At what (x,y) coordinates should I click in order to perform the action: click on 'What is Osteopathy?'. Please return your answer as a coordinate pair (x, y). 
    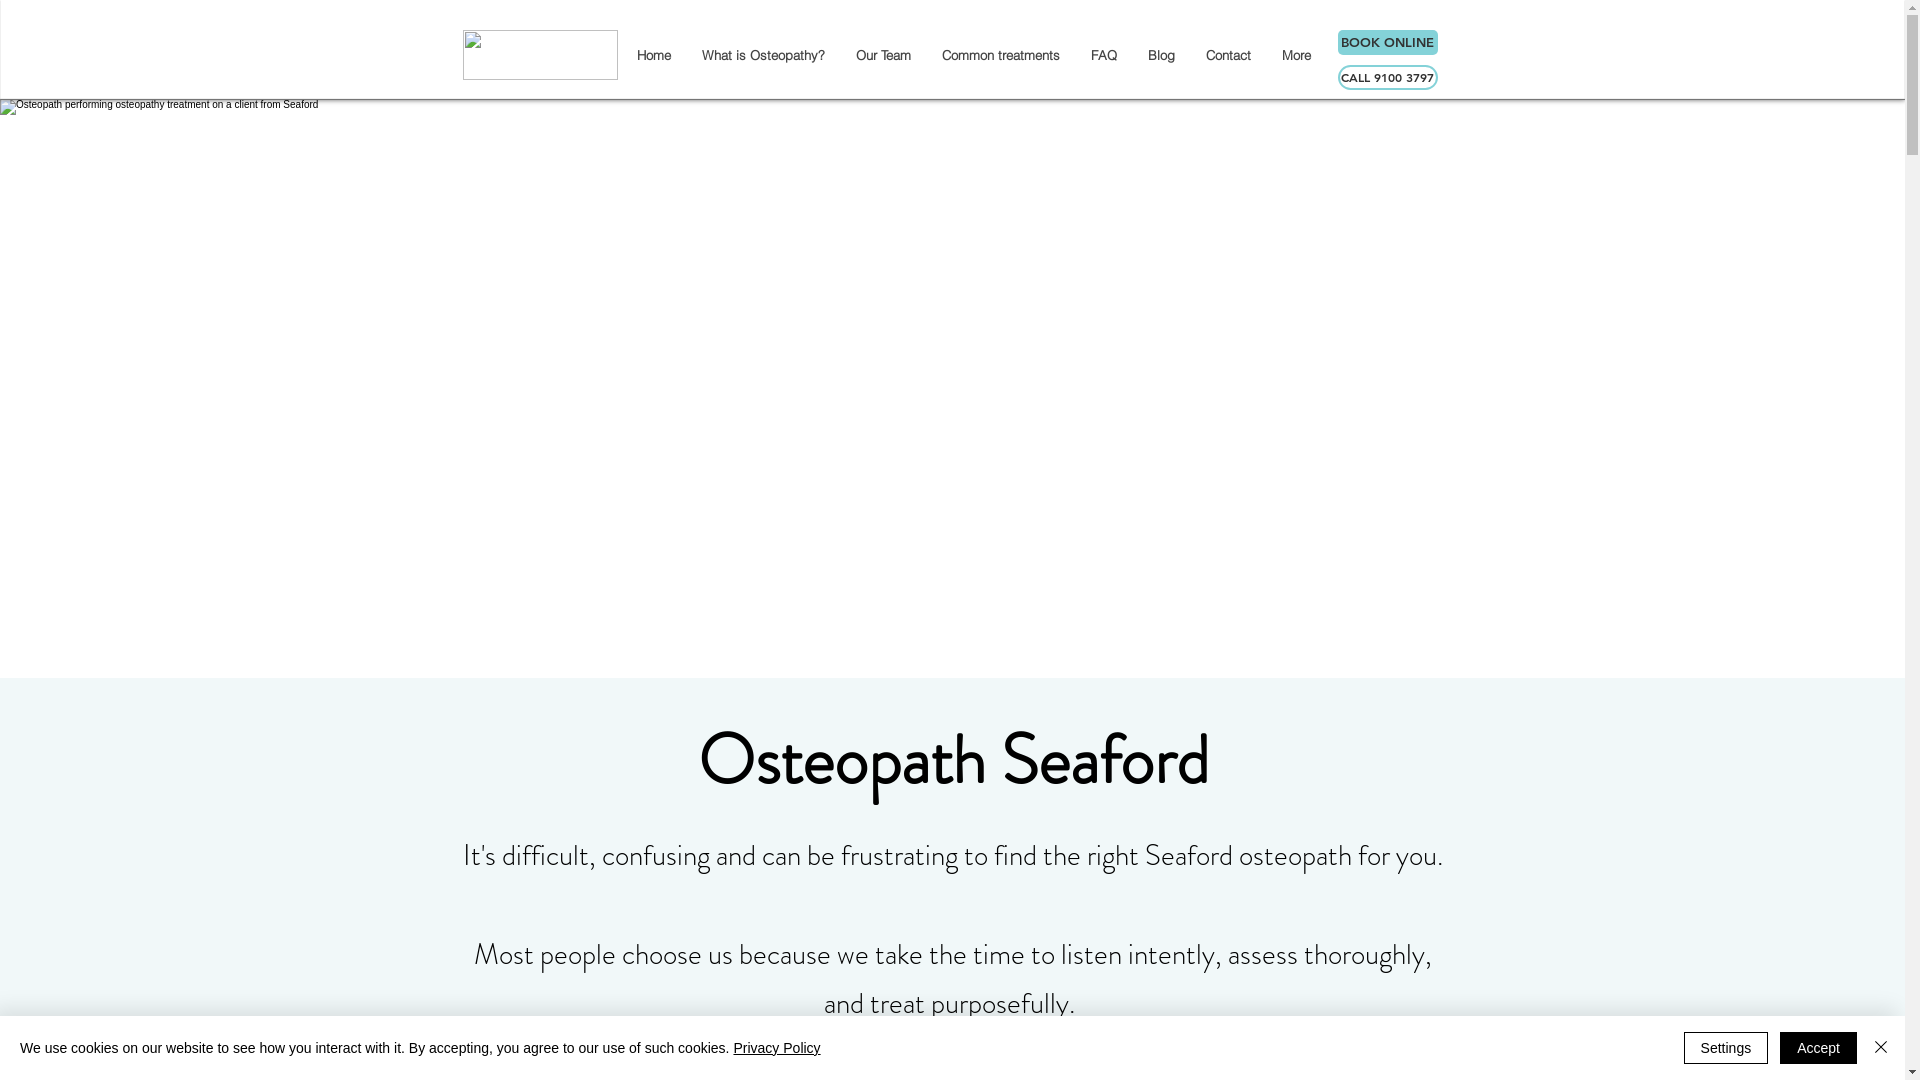
    Looking at the image, I should click on (762, 53).